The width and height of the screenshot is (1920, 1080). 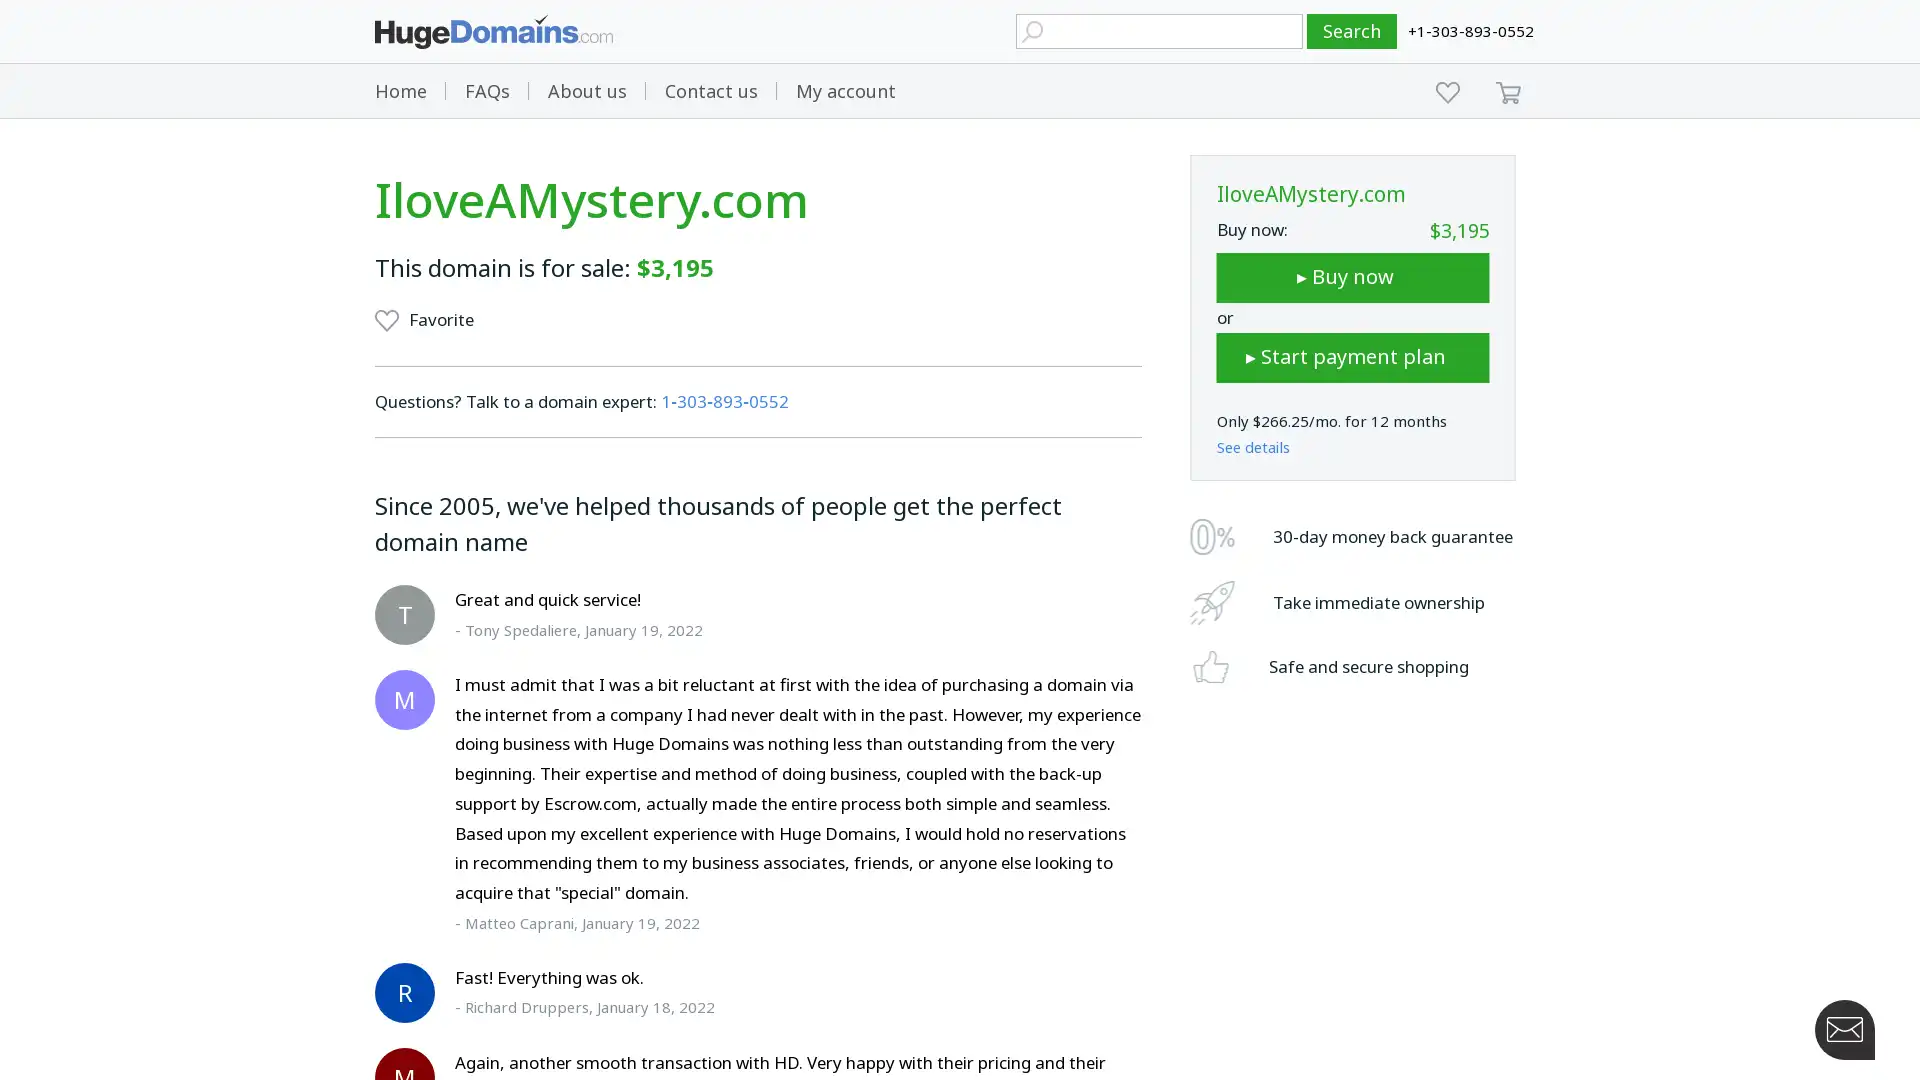 I want to click on Search, so click(x=1352, y=31).